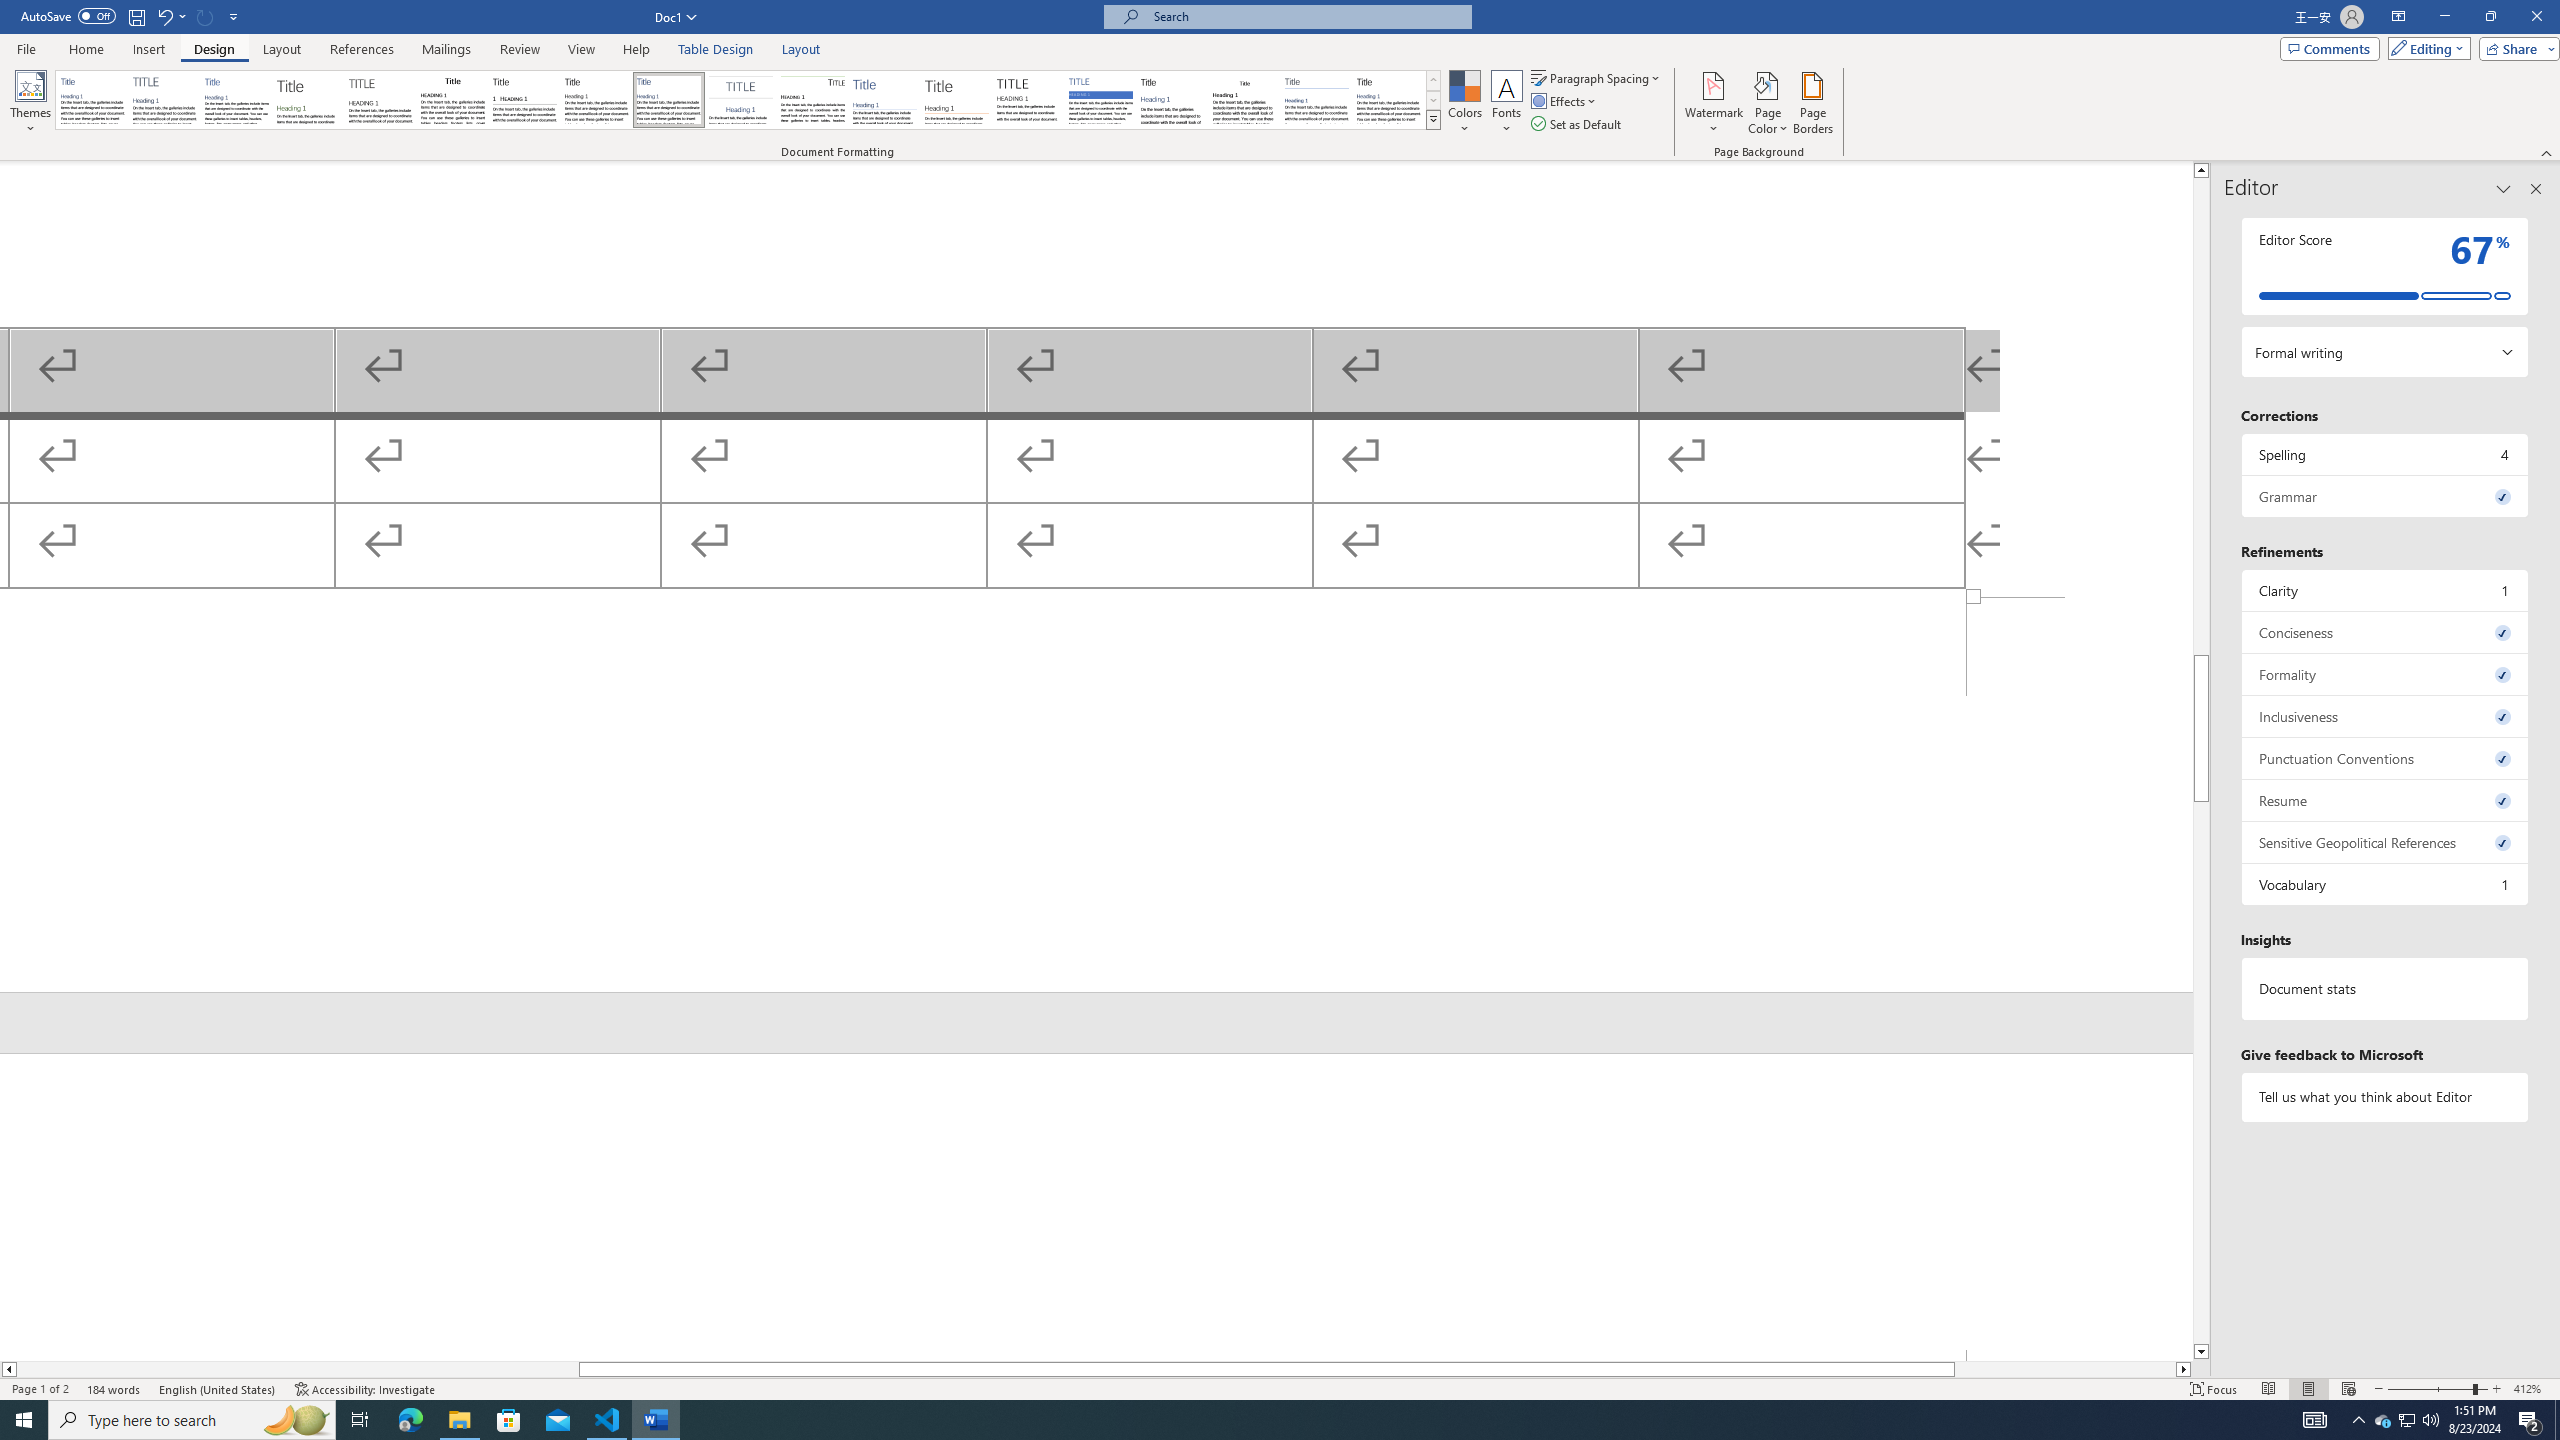  Describe the element at coordinates (309, 99) in the screenshot. I see `'Basic (Stylish)'` at that location.